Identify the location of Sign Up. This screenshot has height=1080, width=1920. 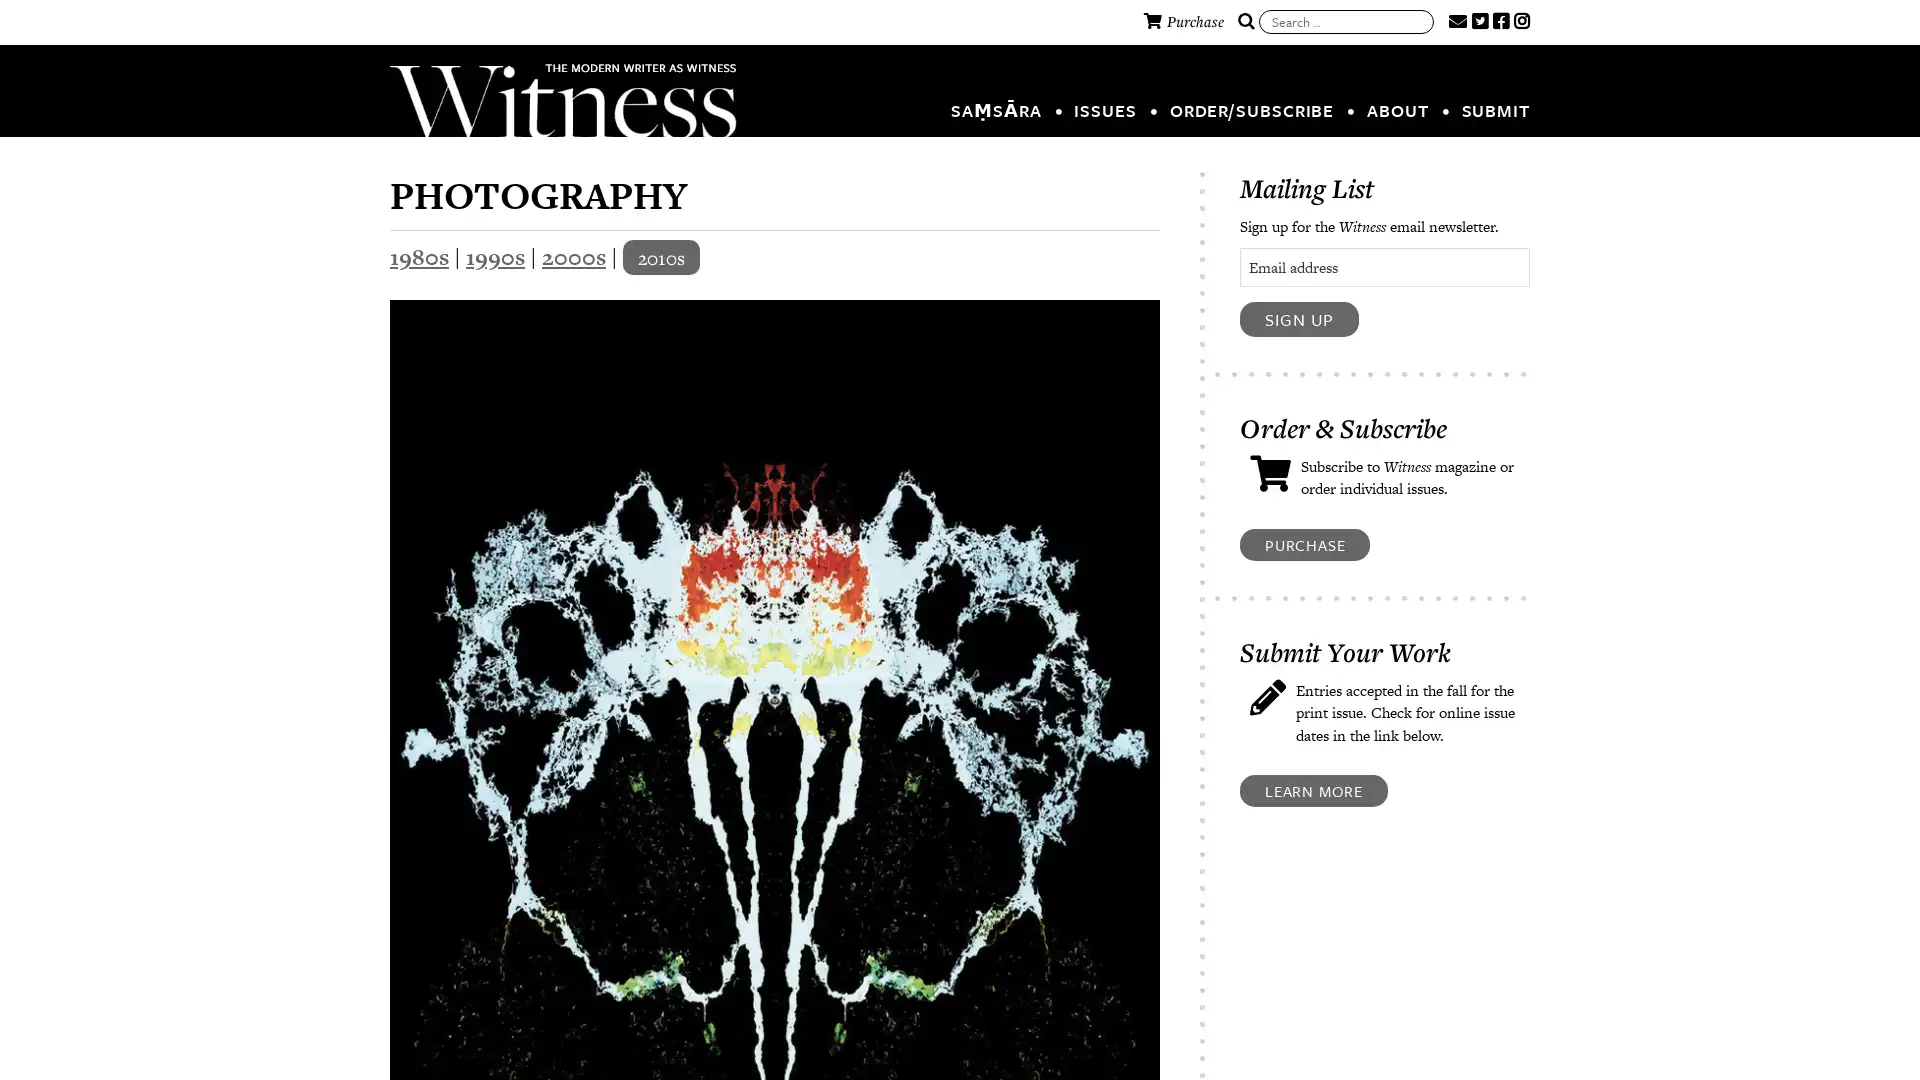
(1299, 318).